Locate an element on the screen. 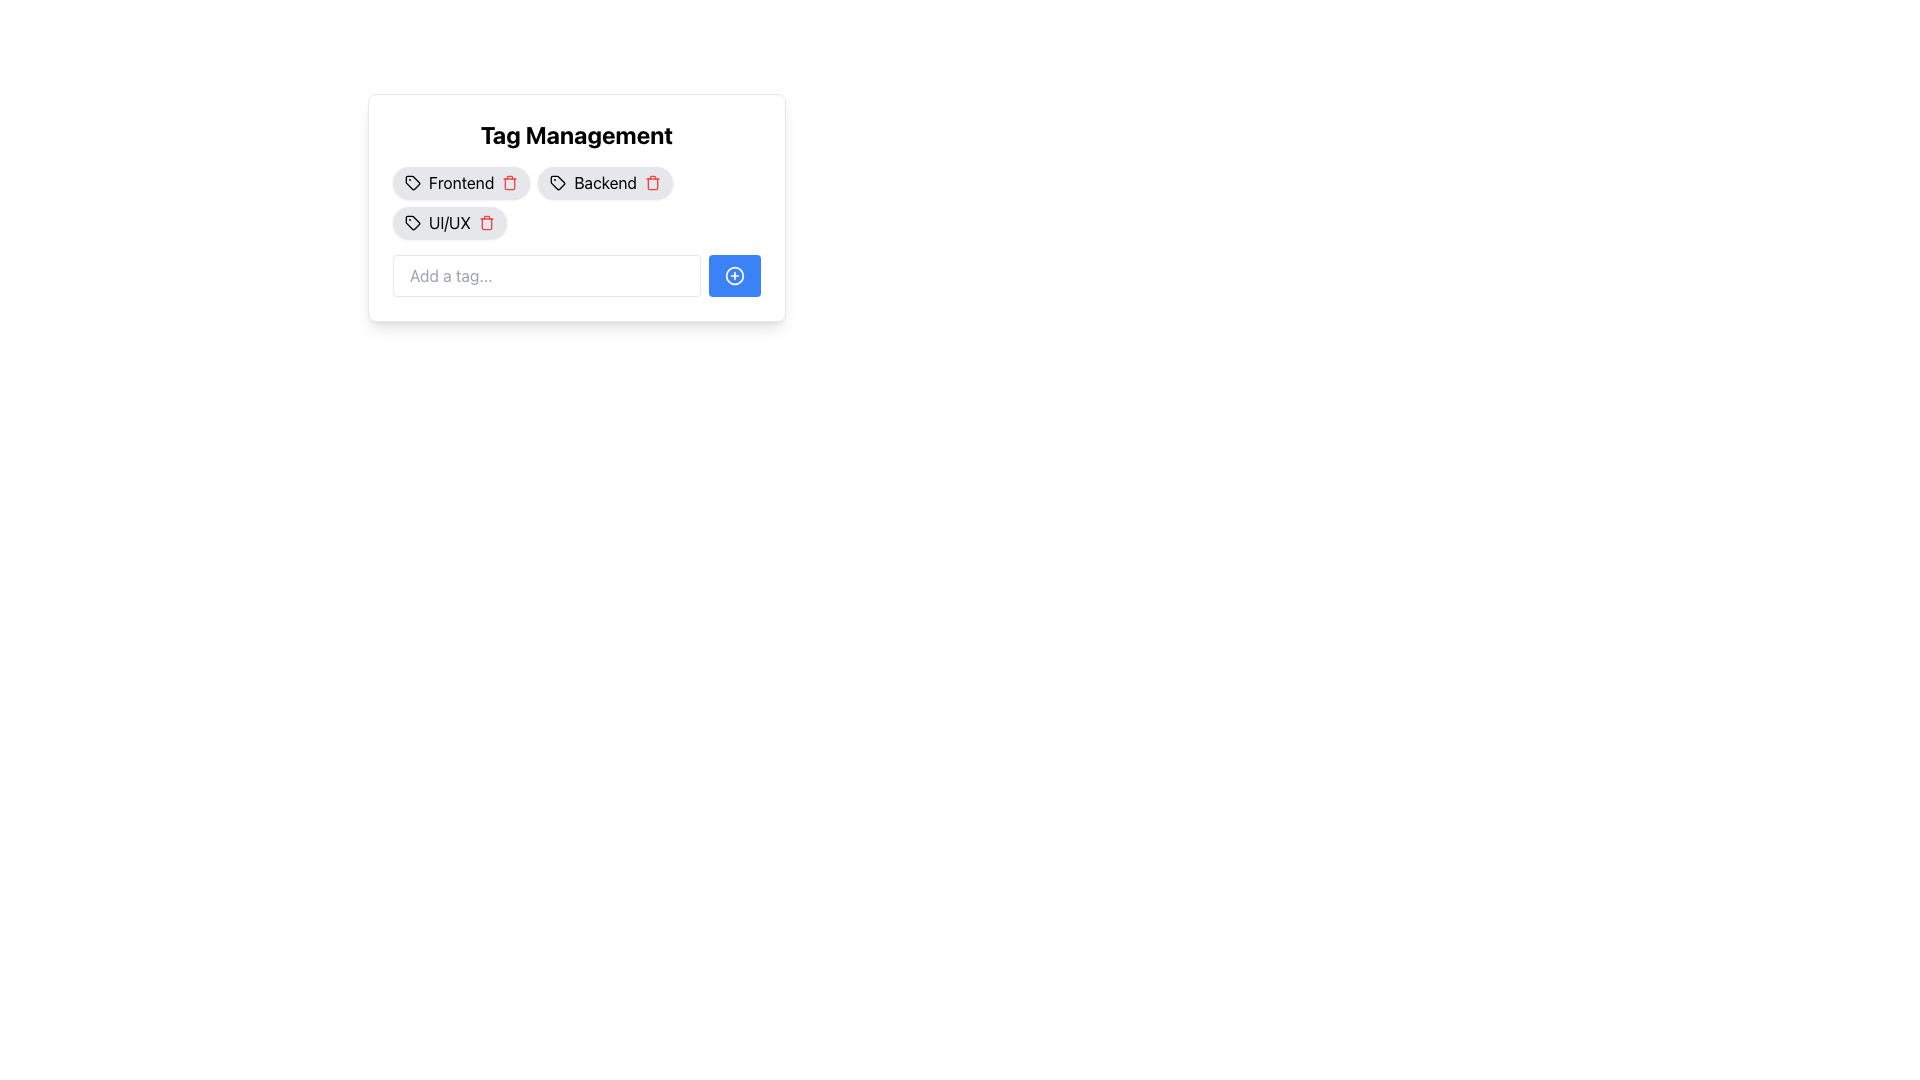 This screenshot has height=1080, width=1920. the red delete icon of the 'UI/UX' tag is located at coordinates (449, 223).